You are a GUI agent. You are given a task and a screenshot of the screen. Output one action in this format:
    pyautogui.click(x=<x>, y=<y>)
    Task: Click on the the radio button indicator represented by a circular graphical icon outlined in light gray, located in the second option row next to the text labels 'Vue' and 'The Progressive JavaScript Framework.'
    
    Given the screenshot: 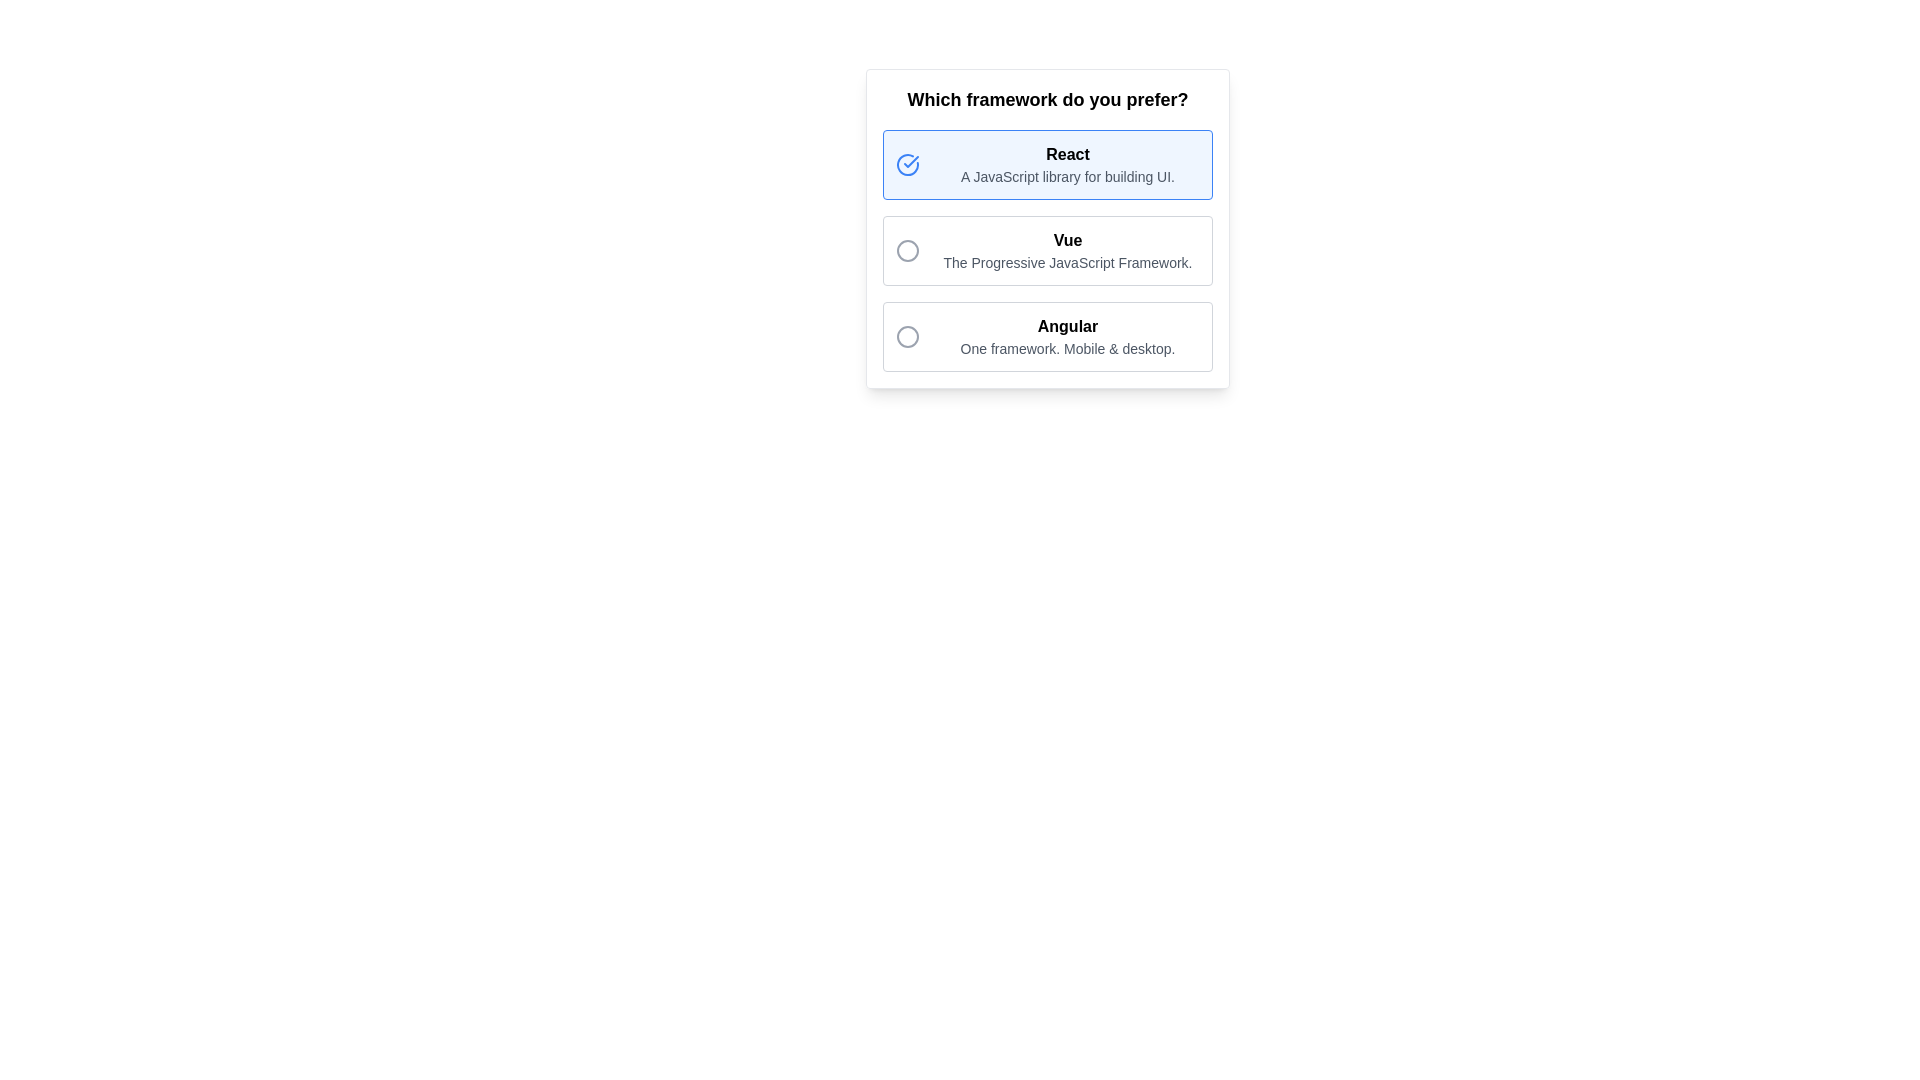 What is the action you would take?
    pyautogui.click(x=906, y=249)
    